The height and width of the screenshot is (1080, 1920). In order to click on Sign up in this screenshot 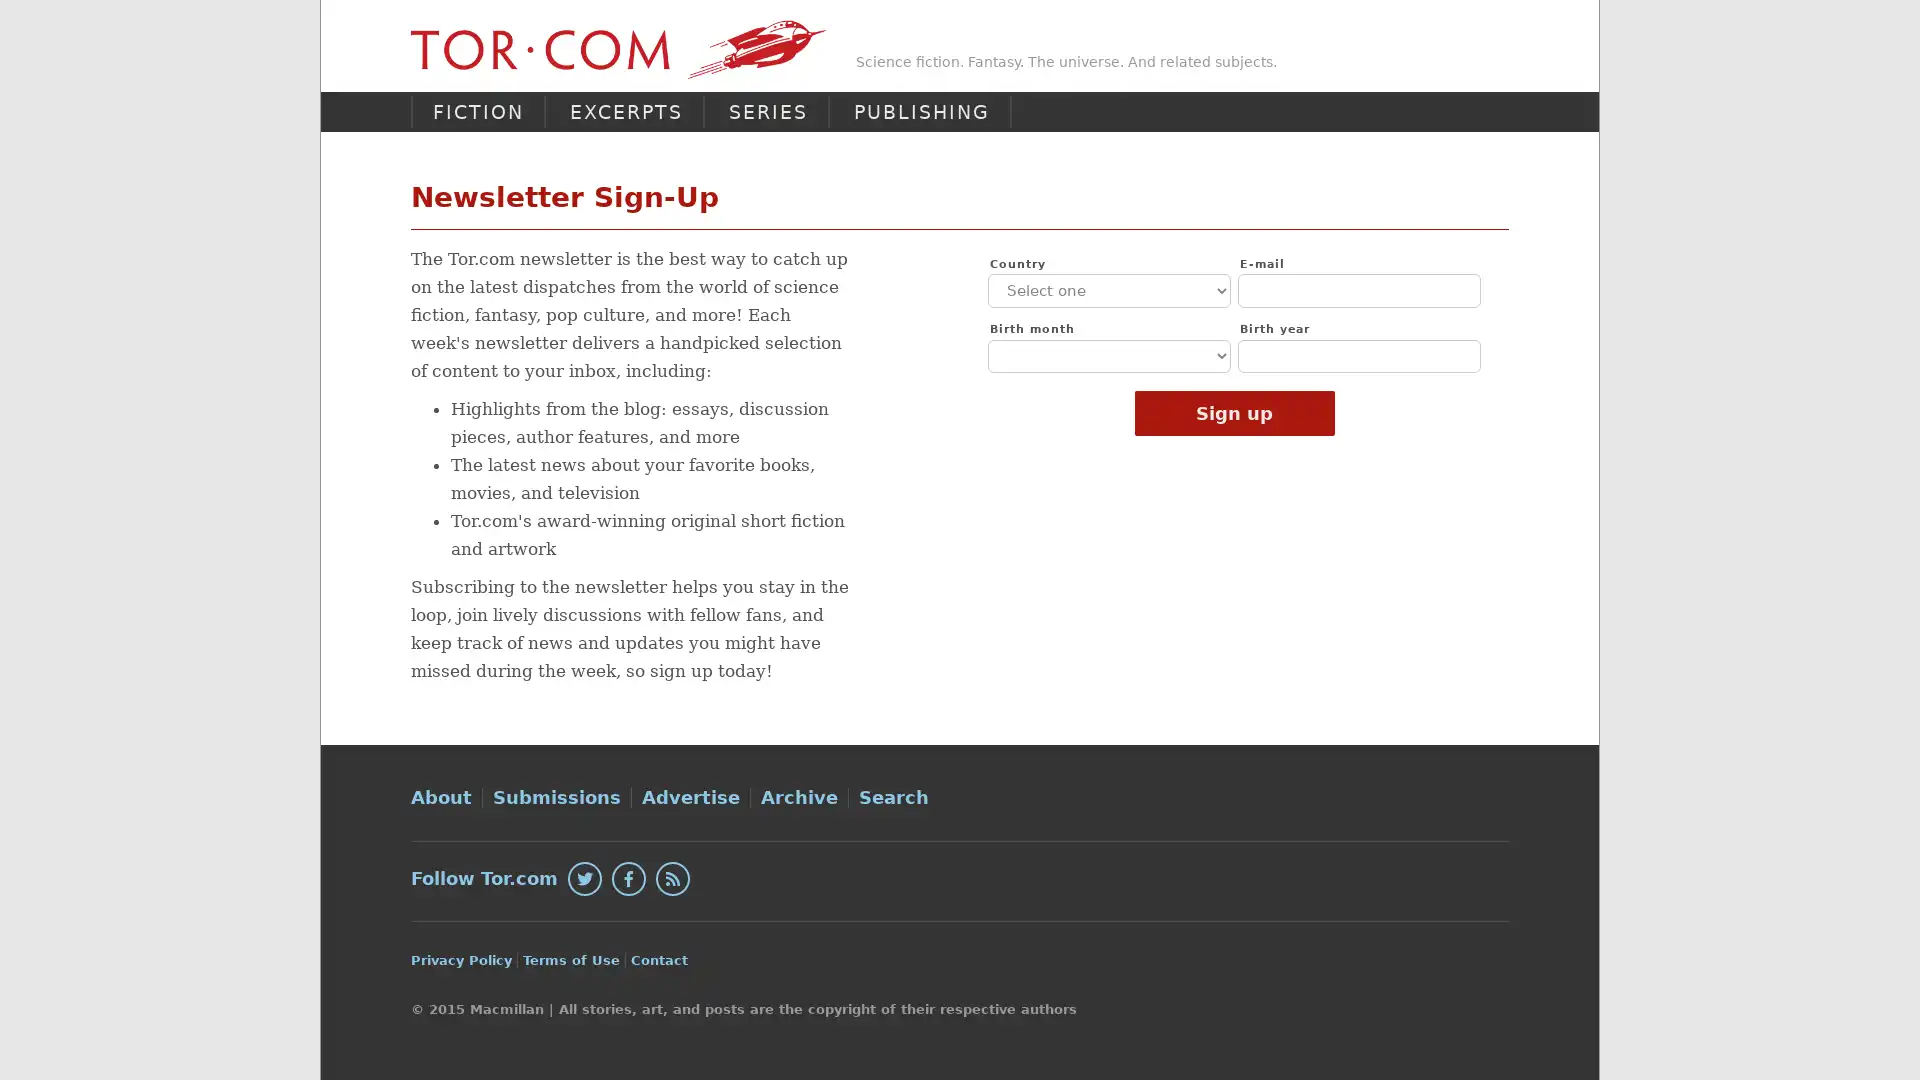, I will do `click(1232, 411)`.